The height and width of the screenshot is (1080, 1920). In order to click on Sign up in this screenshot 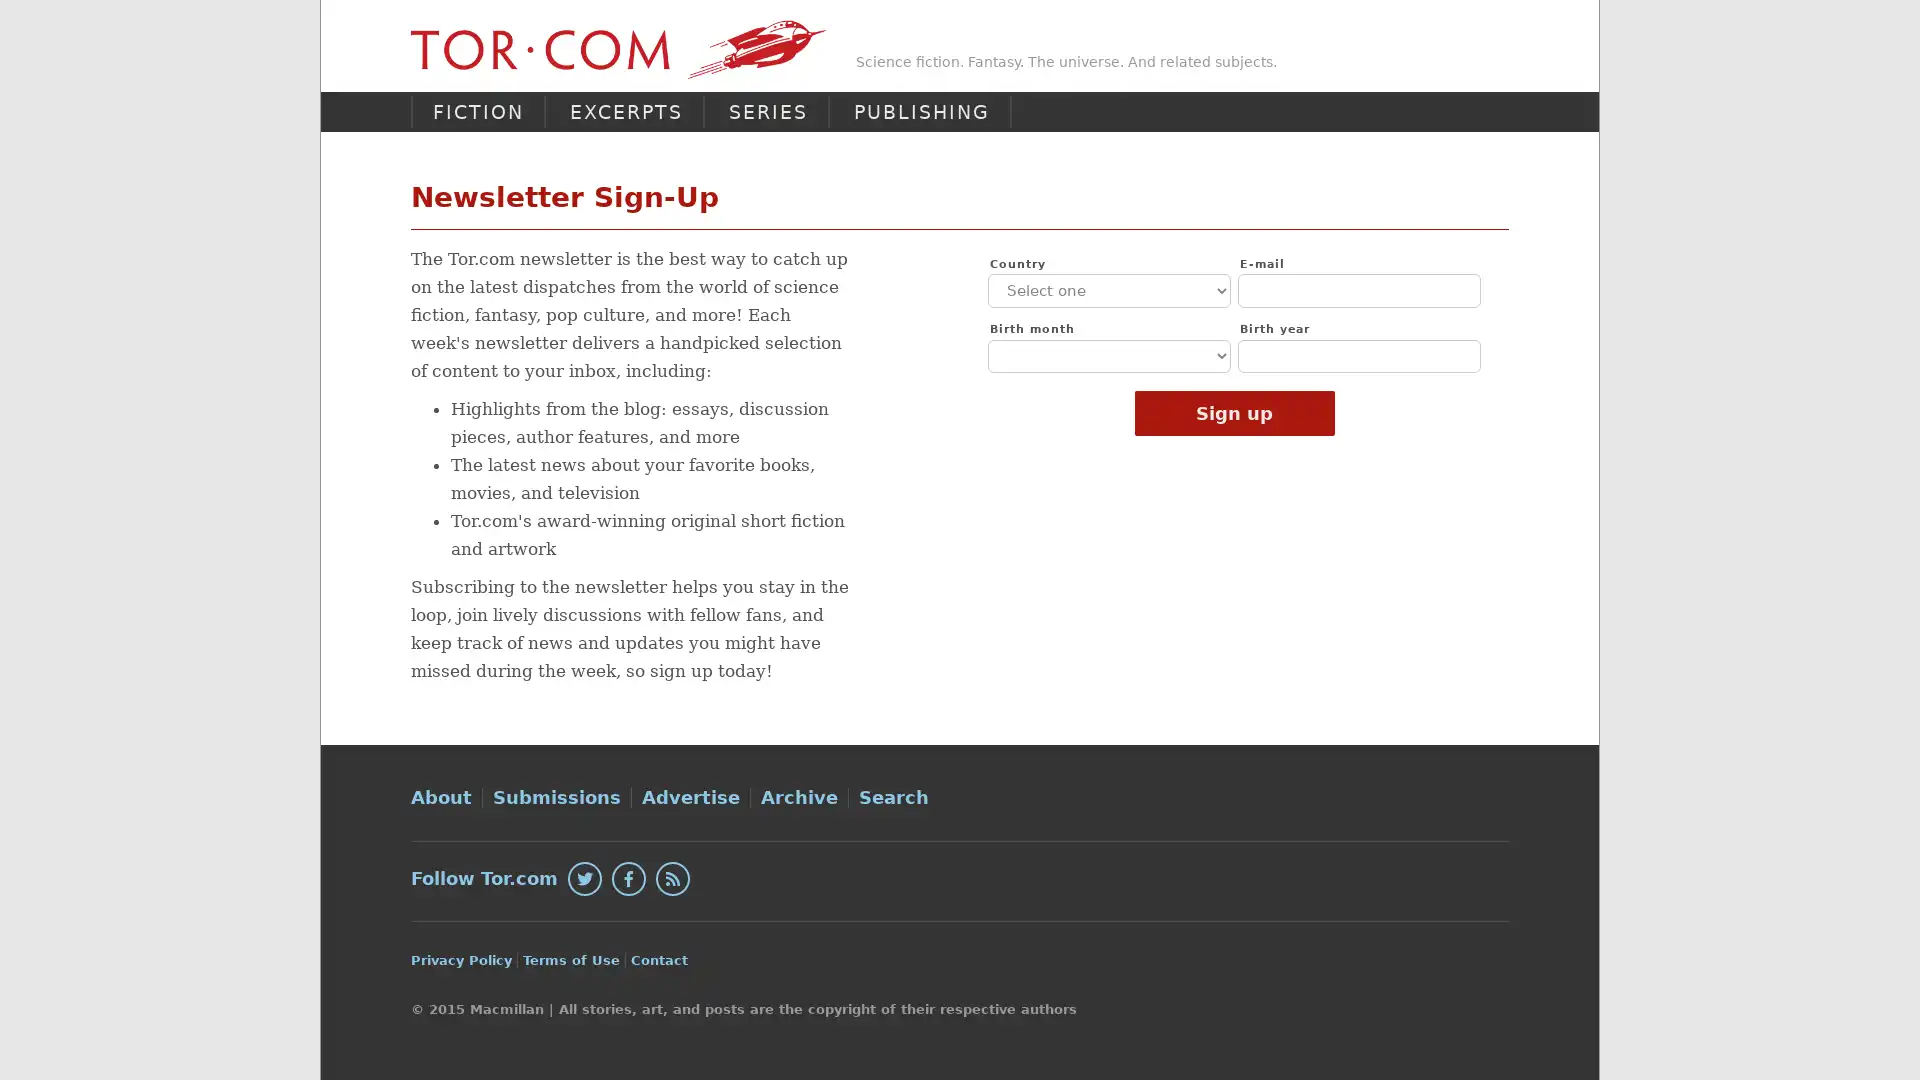, I will do `click(1232, 411)`.